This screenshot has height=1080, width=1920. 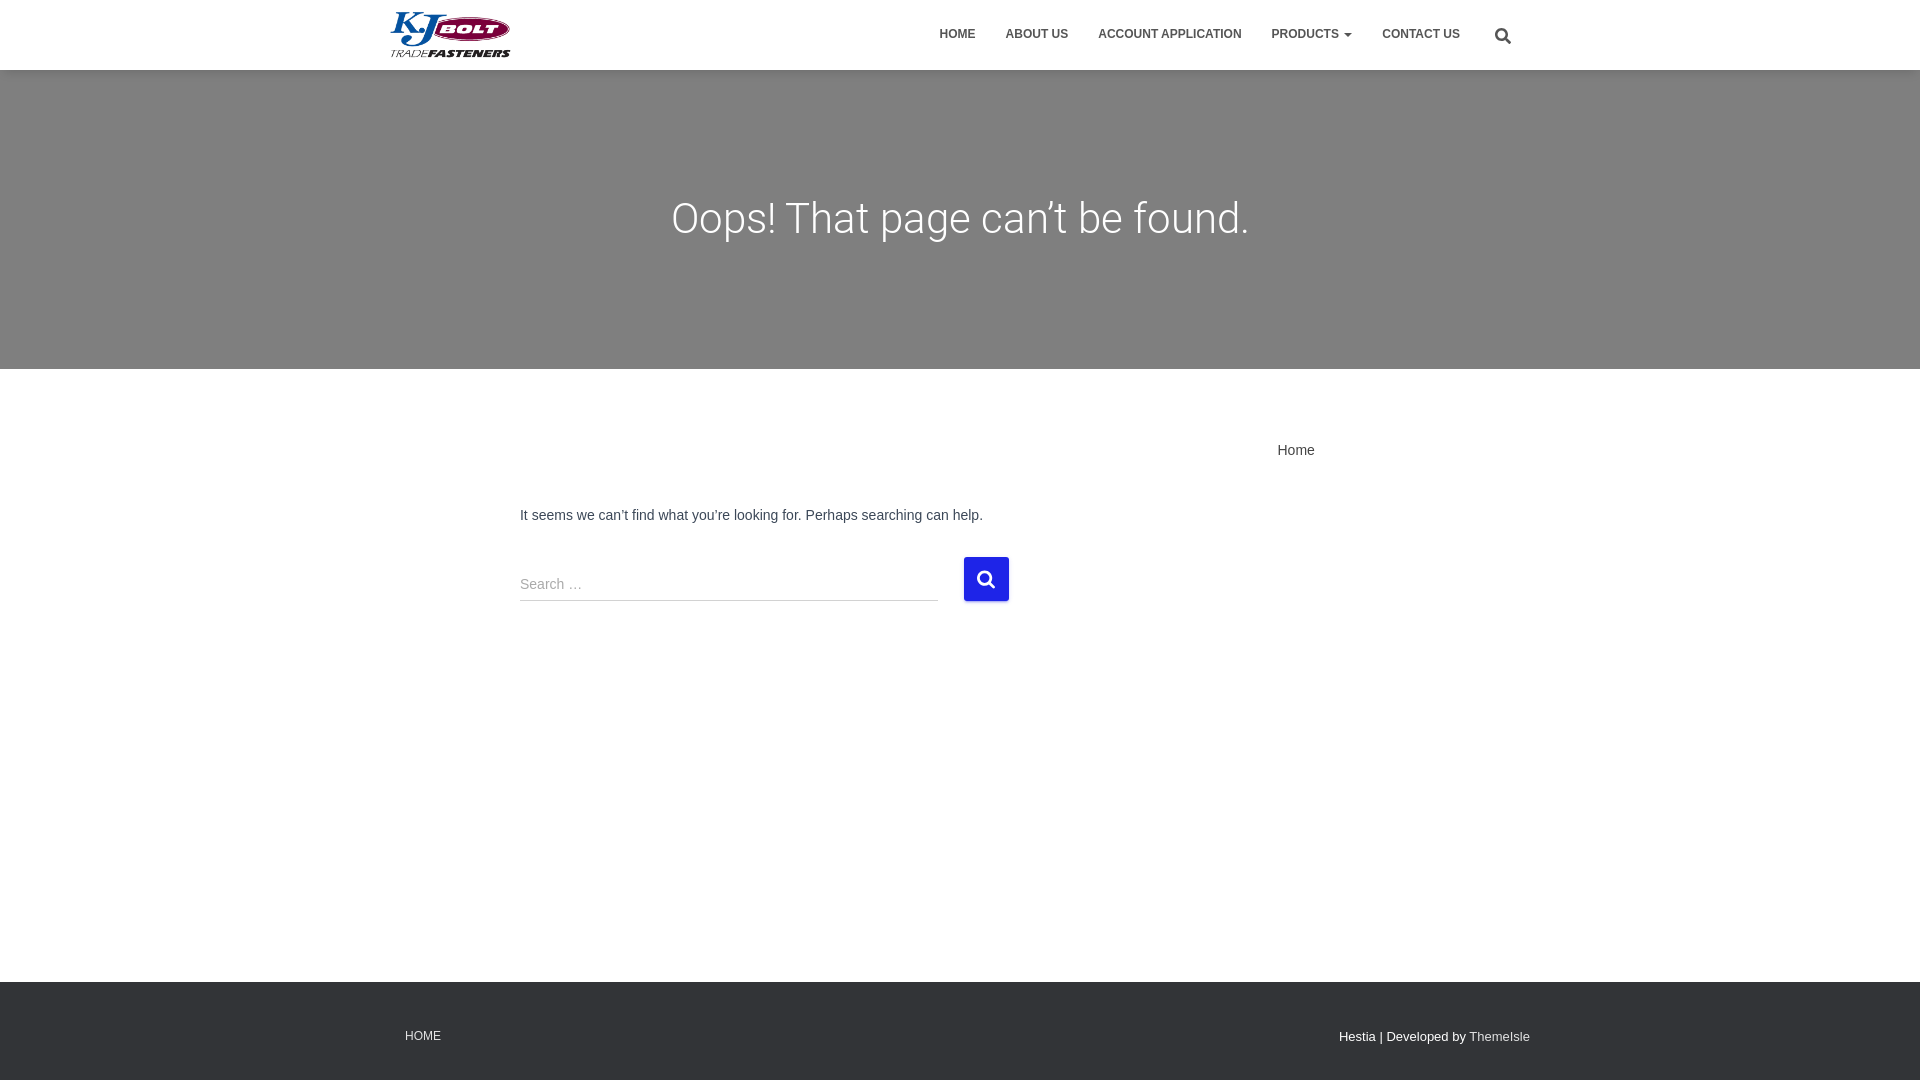 I want to click on 'Search', so click(x=964, y=578).